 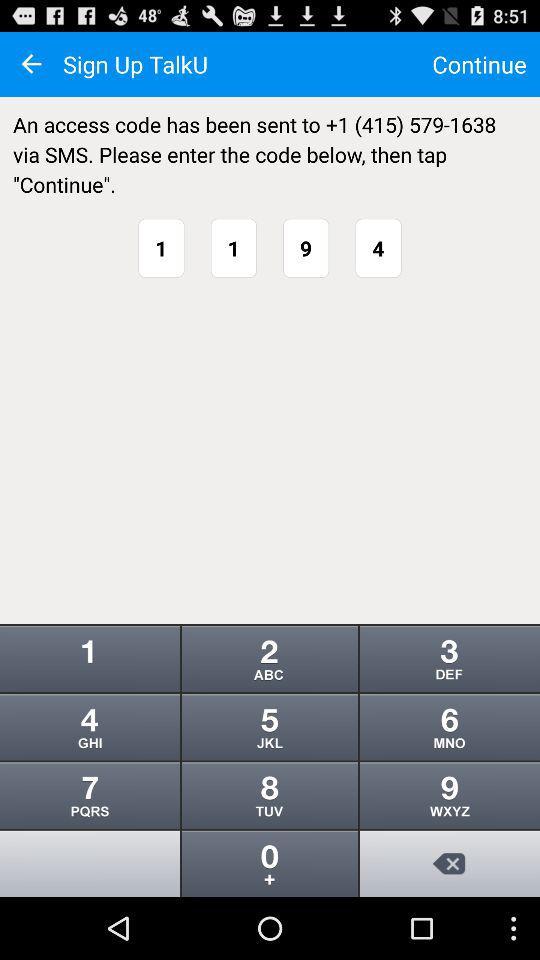 What do you see at coordinates (89, 850) in the screenshot?
I see `the info icon` at bounding box center [89, 850].